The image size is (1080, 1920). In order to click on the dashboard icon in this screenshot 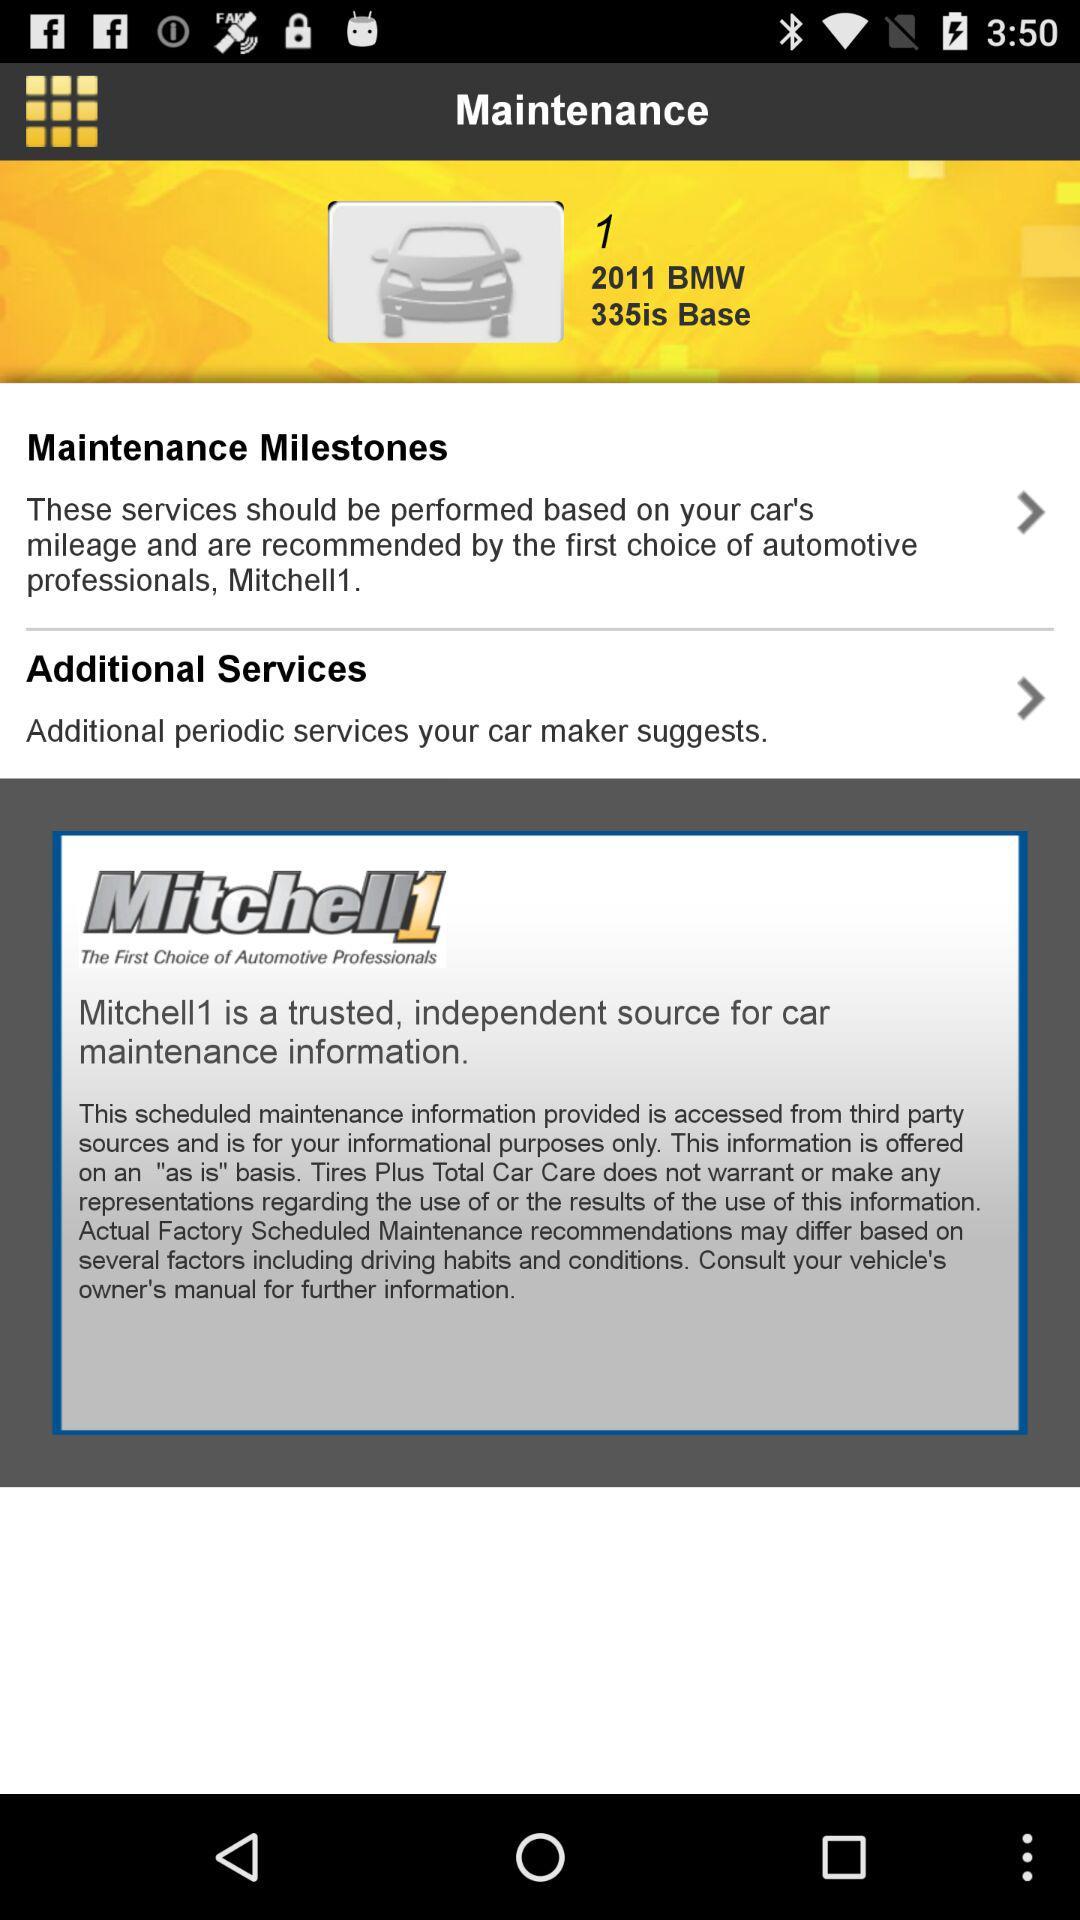, I will do `click(60, 118)`.